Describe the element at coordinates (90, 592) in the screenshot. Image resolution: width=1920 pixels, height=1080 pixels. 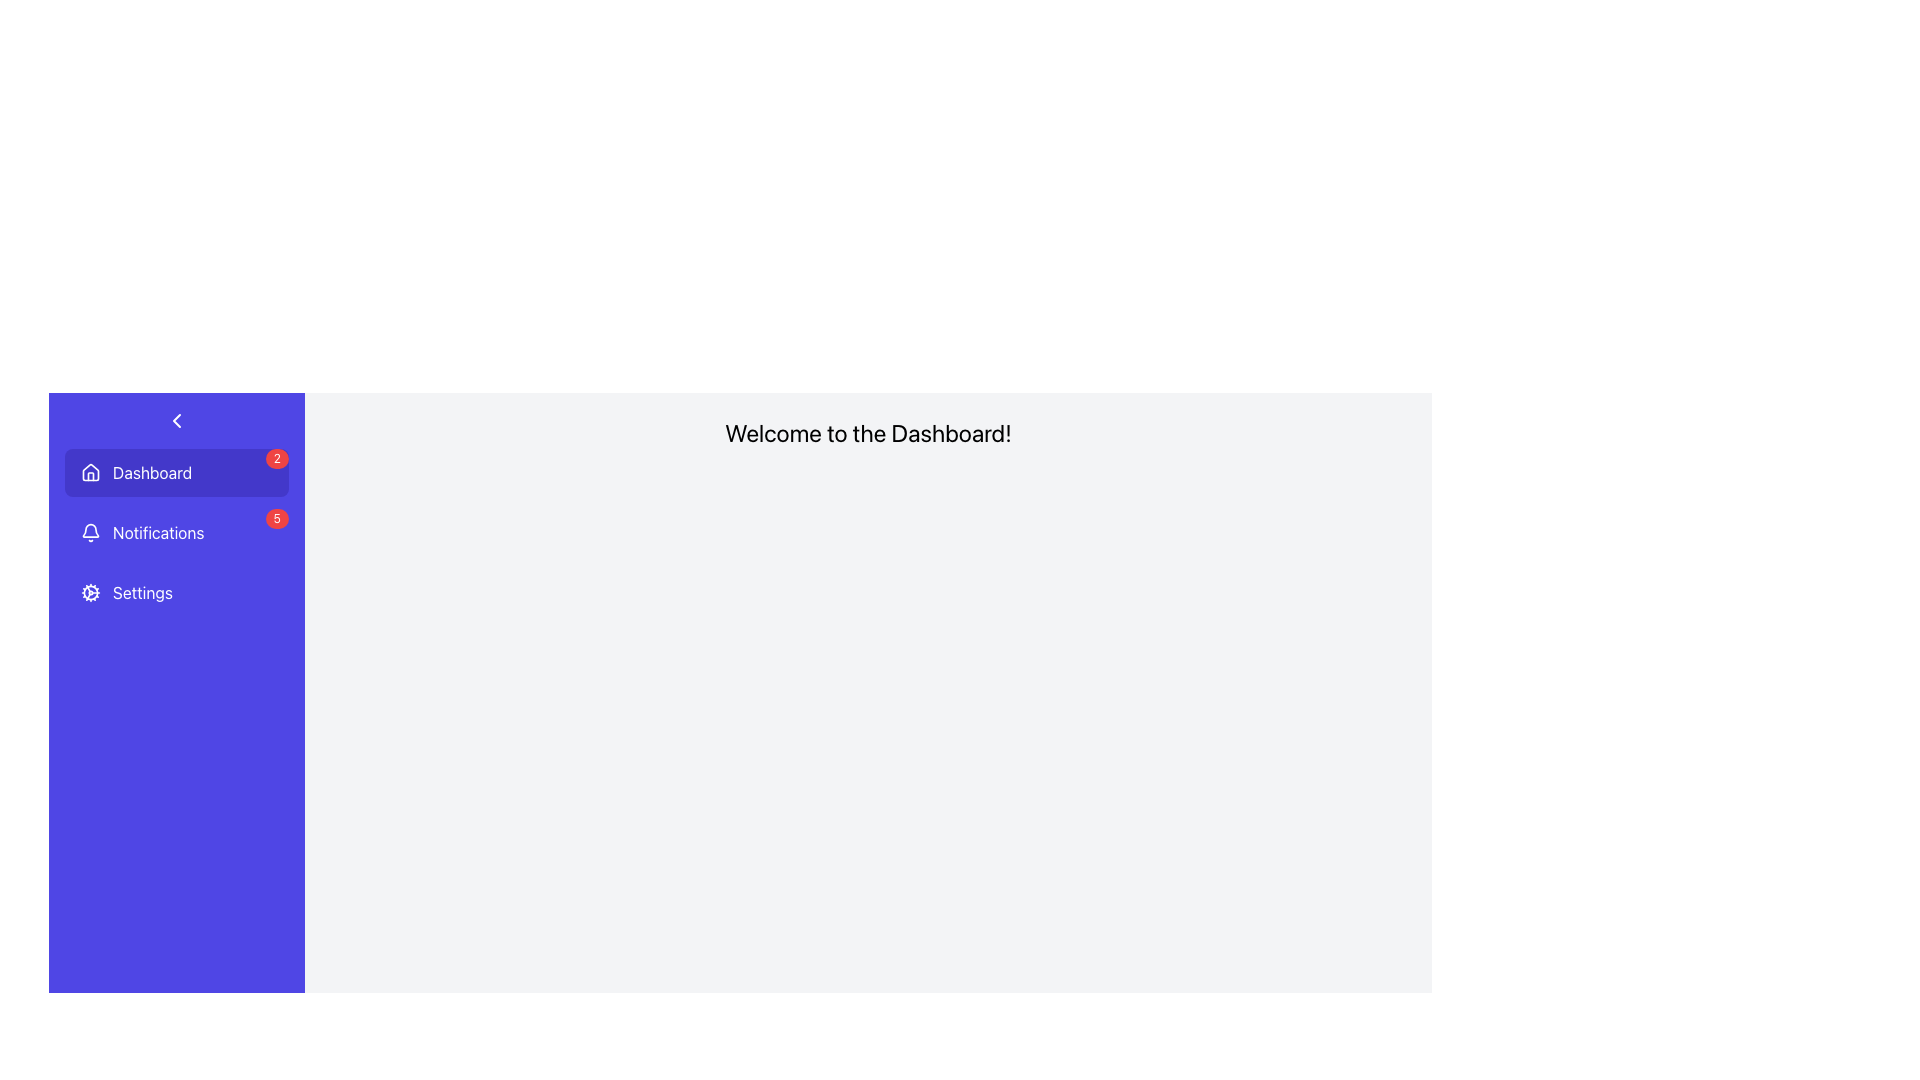
I see `the cogwheel icon located in the left-side navigation panel under the 'Settings' option` at that location.